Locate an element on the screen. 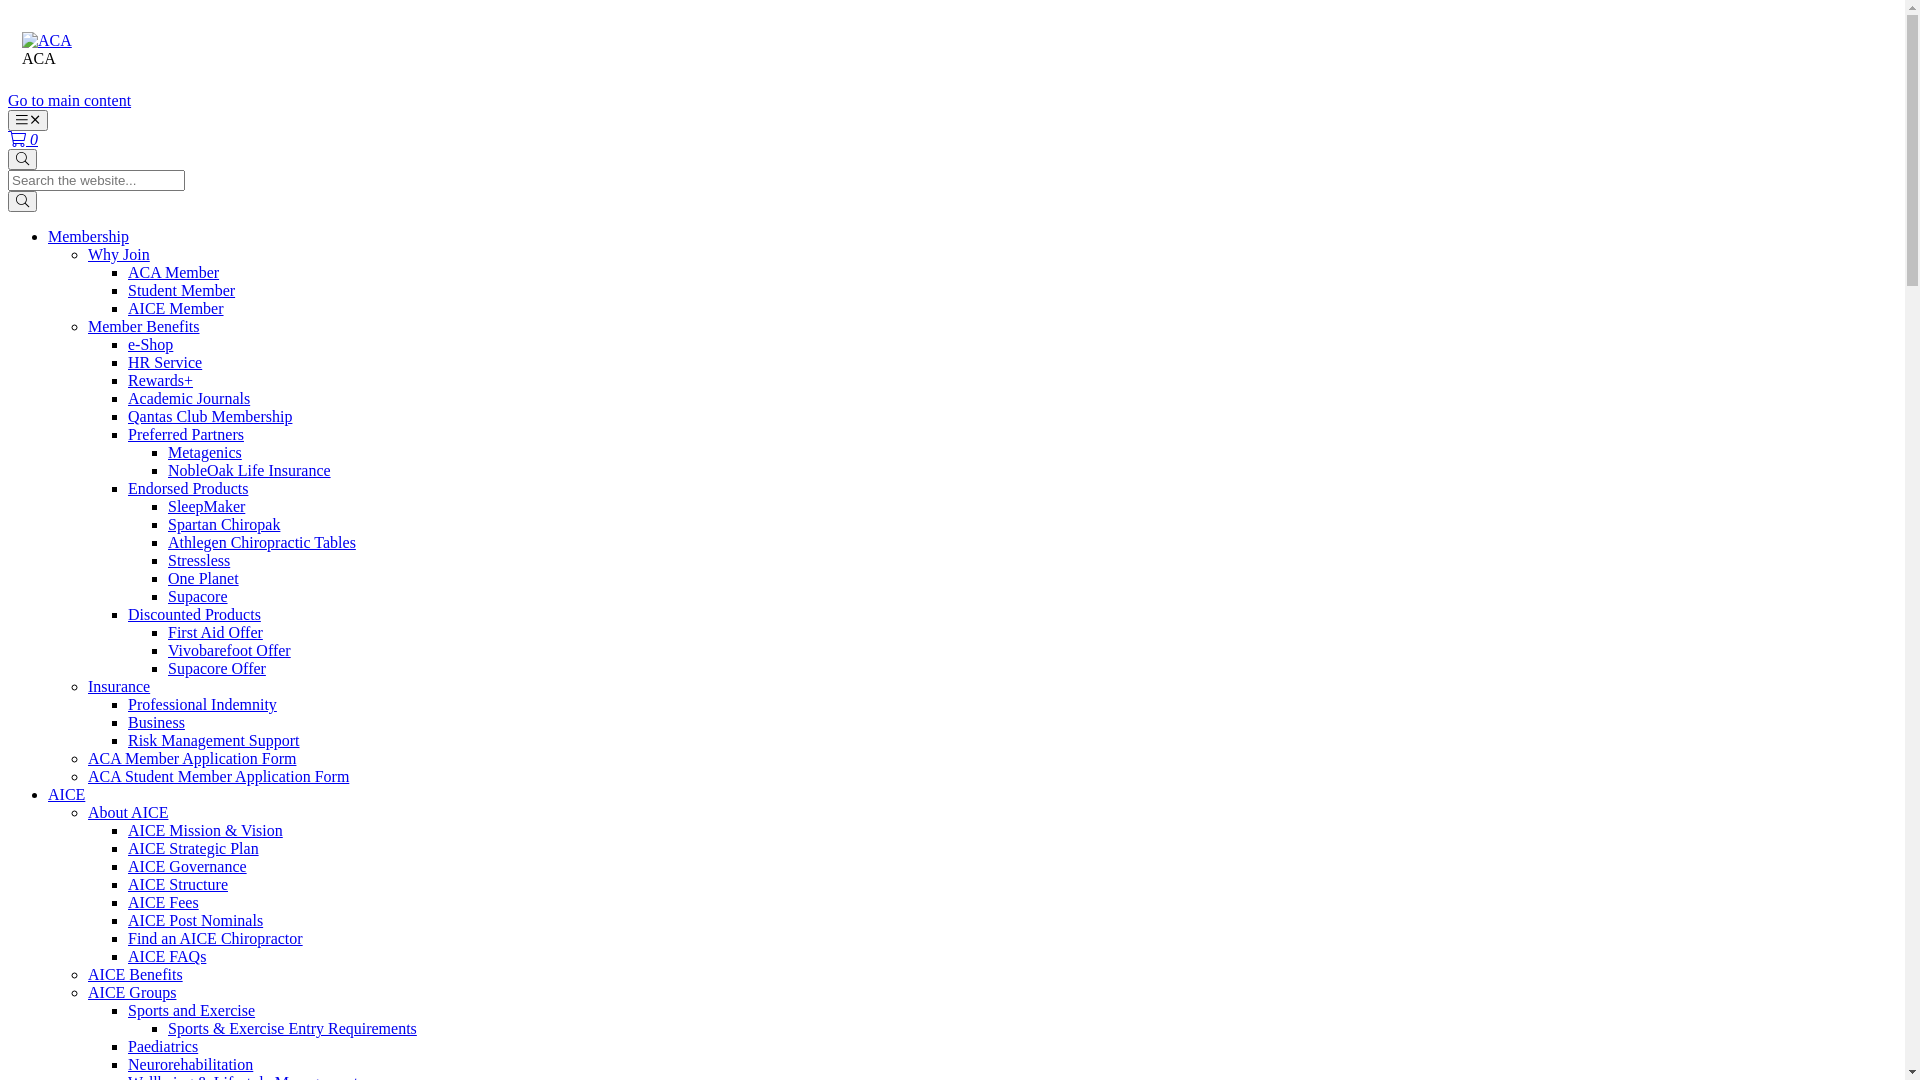 The image size is (1920, 1080). 'Sports & Exercise Entry Requirements' is located at coordinates (291, 1028).